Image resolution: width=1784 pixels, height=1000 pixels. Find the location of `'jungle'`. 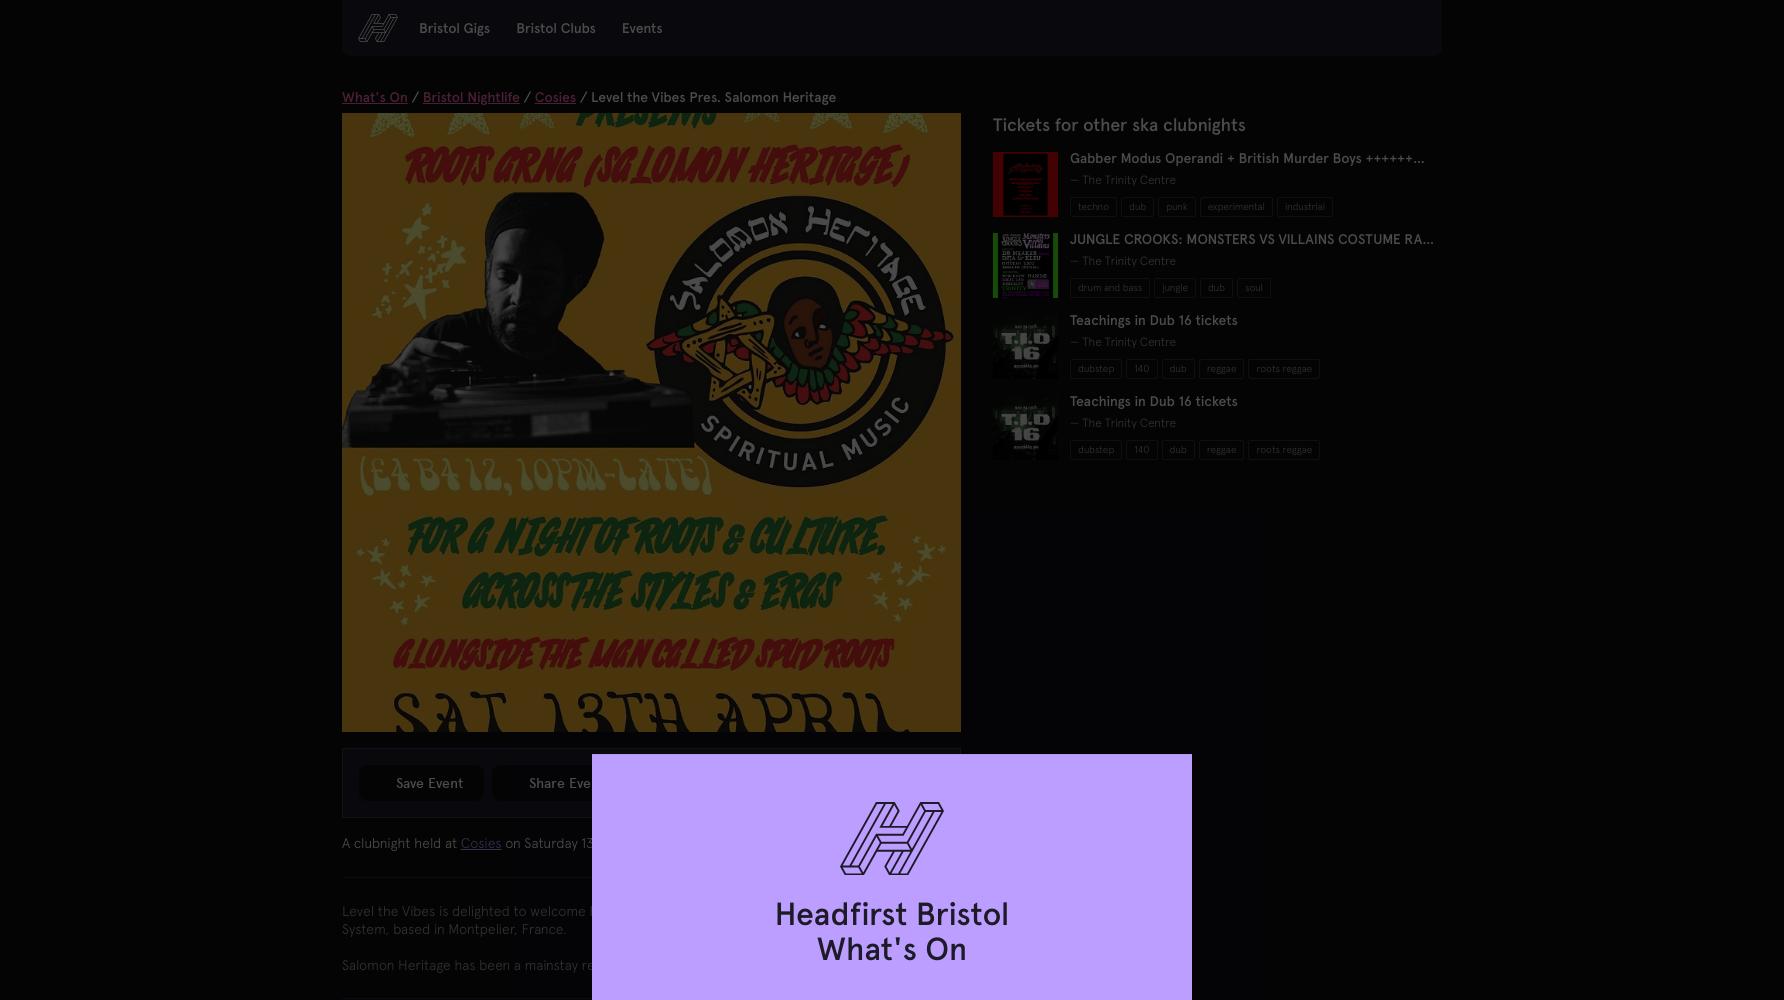

'jungle' is located at coordinates (1174, 287).